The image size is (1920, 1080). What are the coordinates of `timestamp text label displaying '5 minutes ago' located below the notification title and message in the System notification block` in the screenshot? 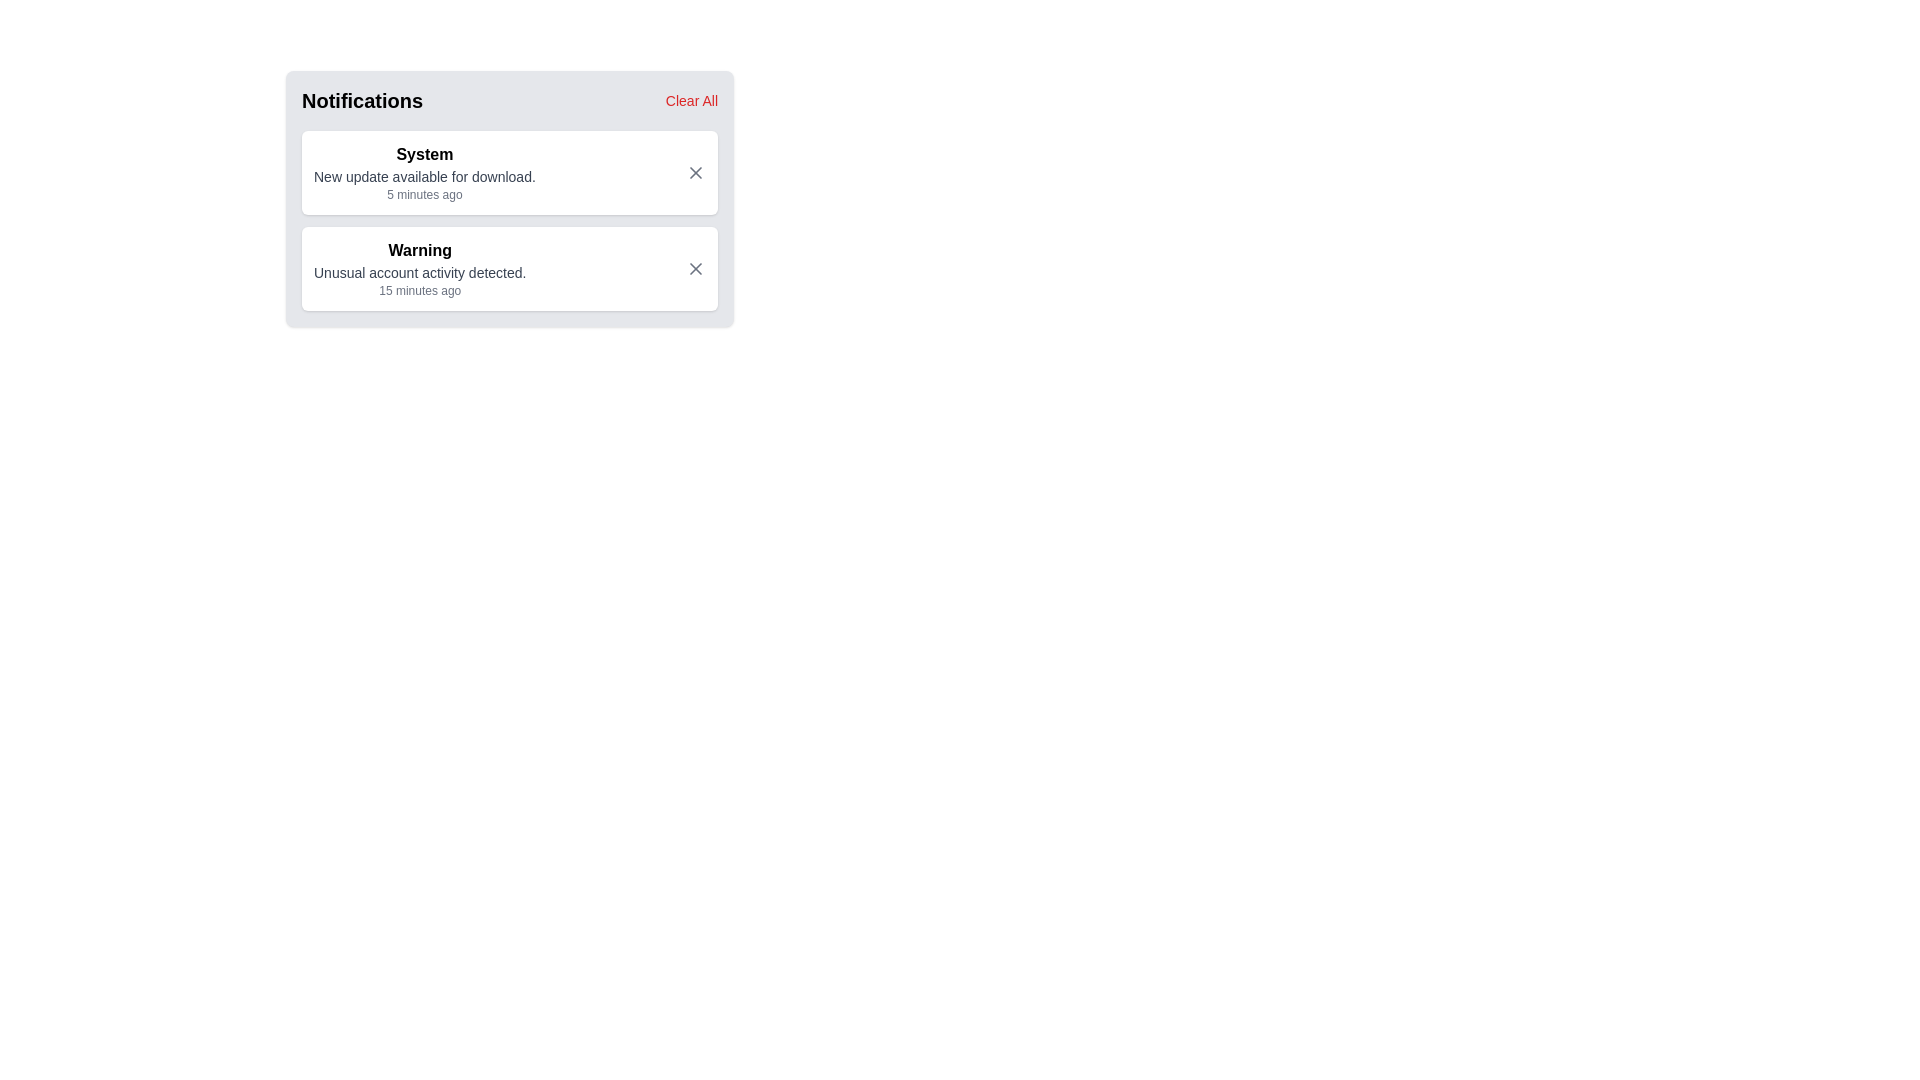 It's located at (423, 195).